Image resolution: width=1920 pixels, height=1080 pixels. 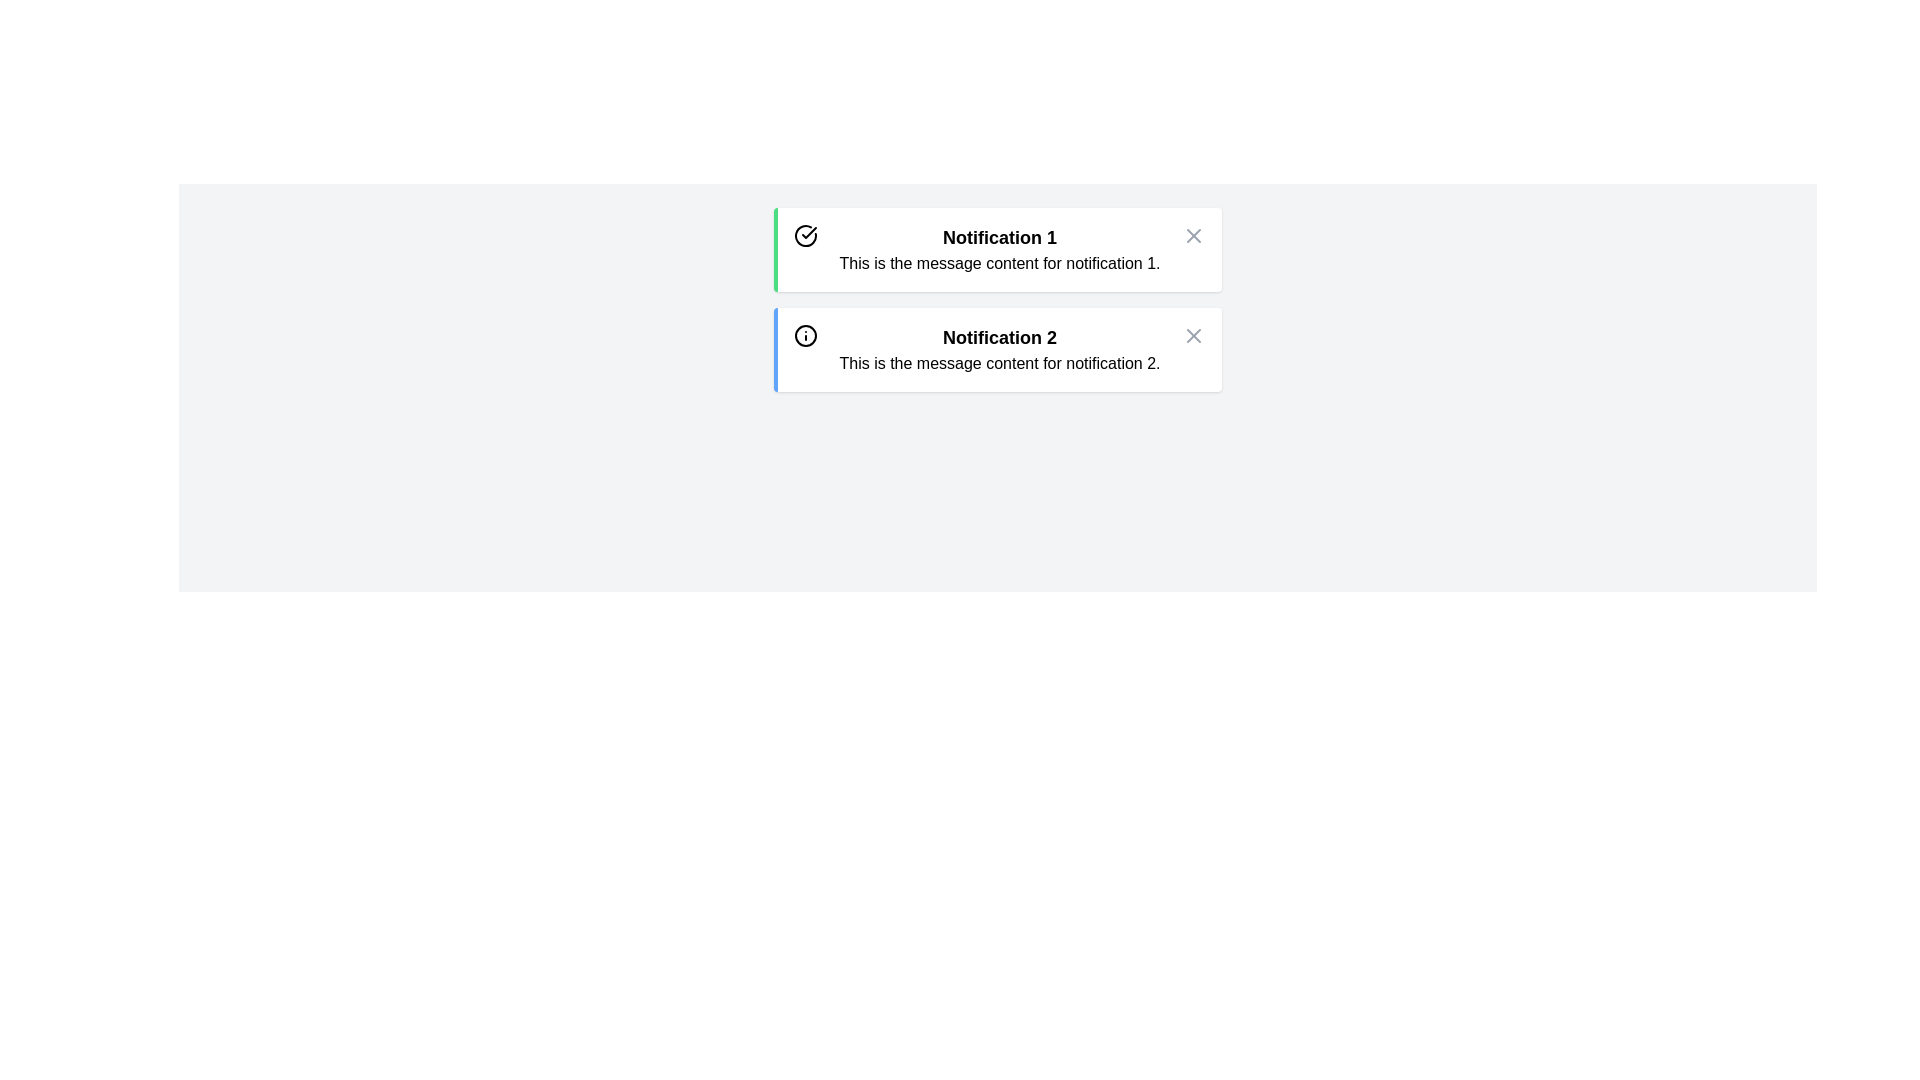 What do you see at coordinates (806, 234) in the screenshot?
I see `the success icon located at the top-left corner of the 'Notification 1' box, which indicates a completed or successful state` at bounding box center [806, 234].